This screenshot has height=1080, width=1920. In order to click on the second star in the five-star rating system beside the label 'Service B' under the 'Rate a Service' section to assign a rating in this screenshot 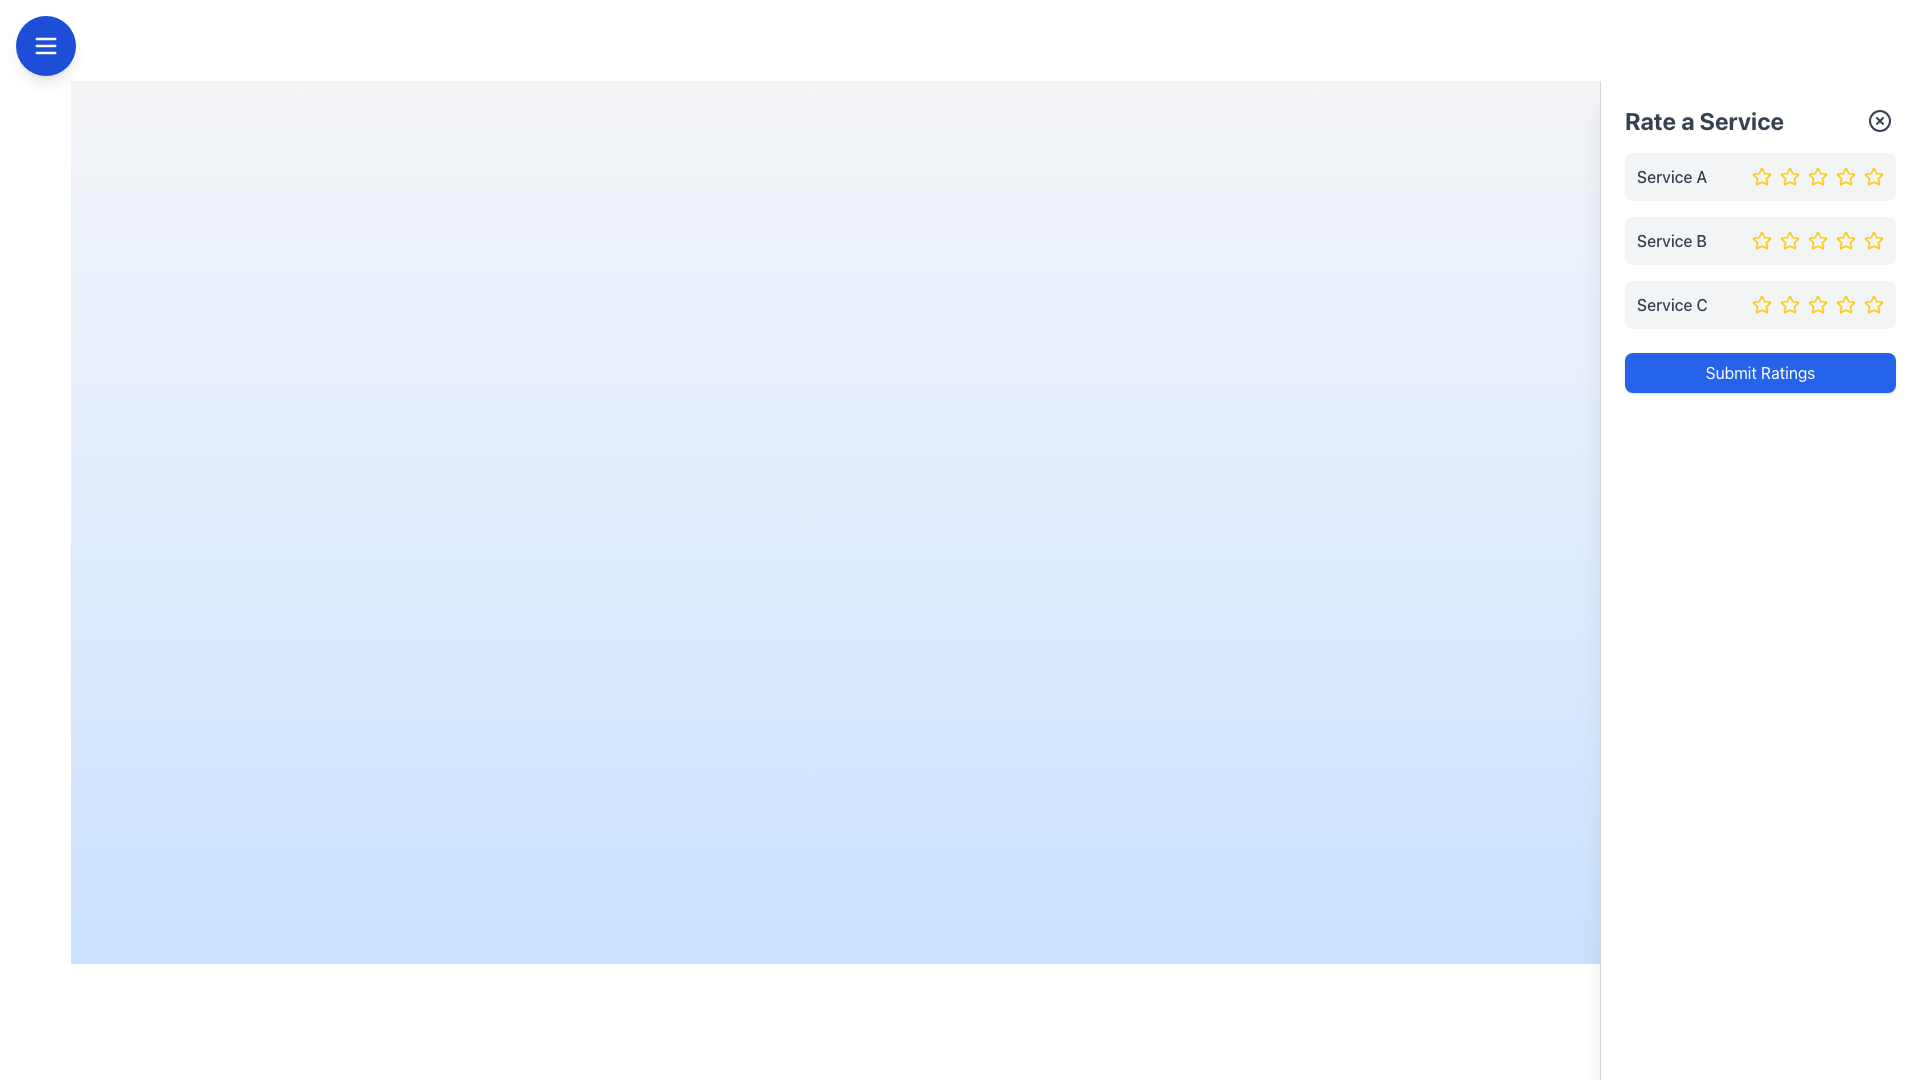, I will do `click(1790, 239)`.